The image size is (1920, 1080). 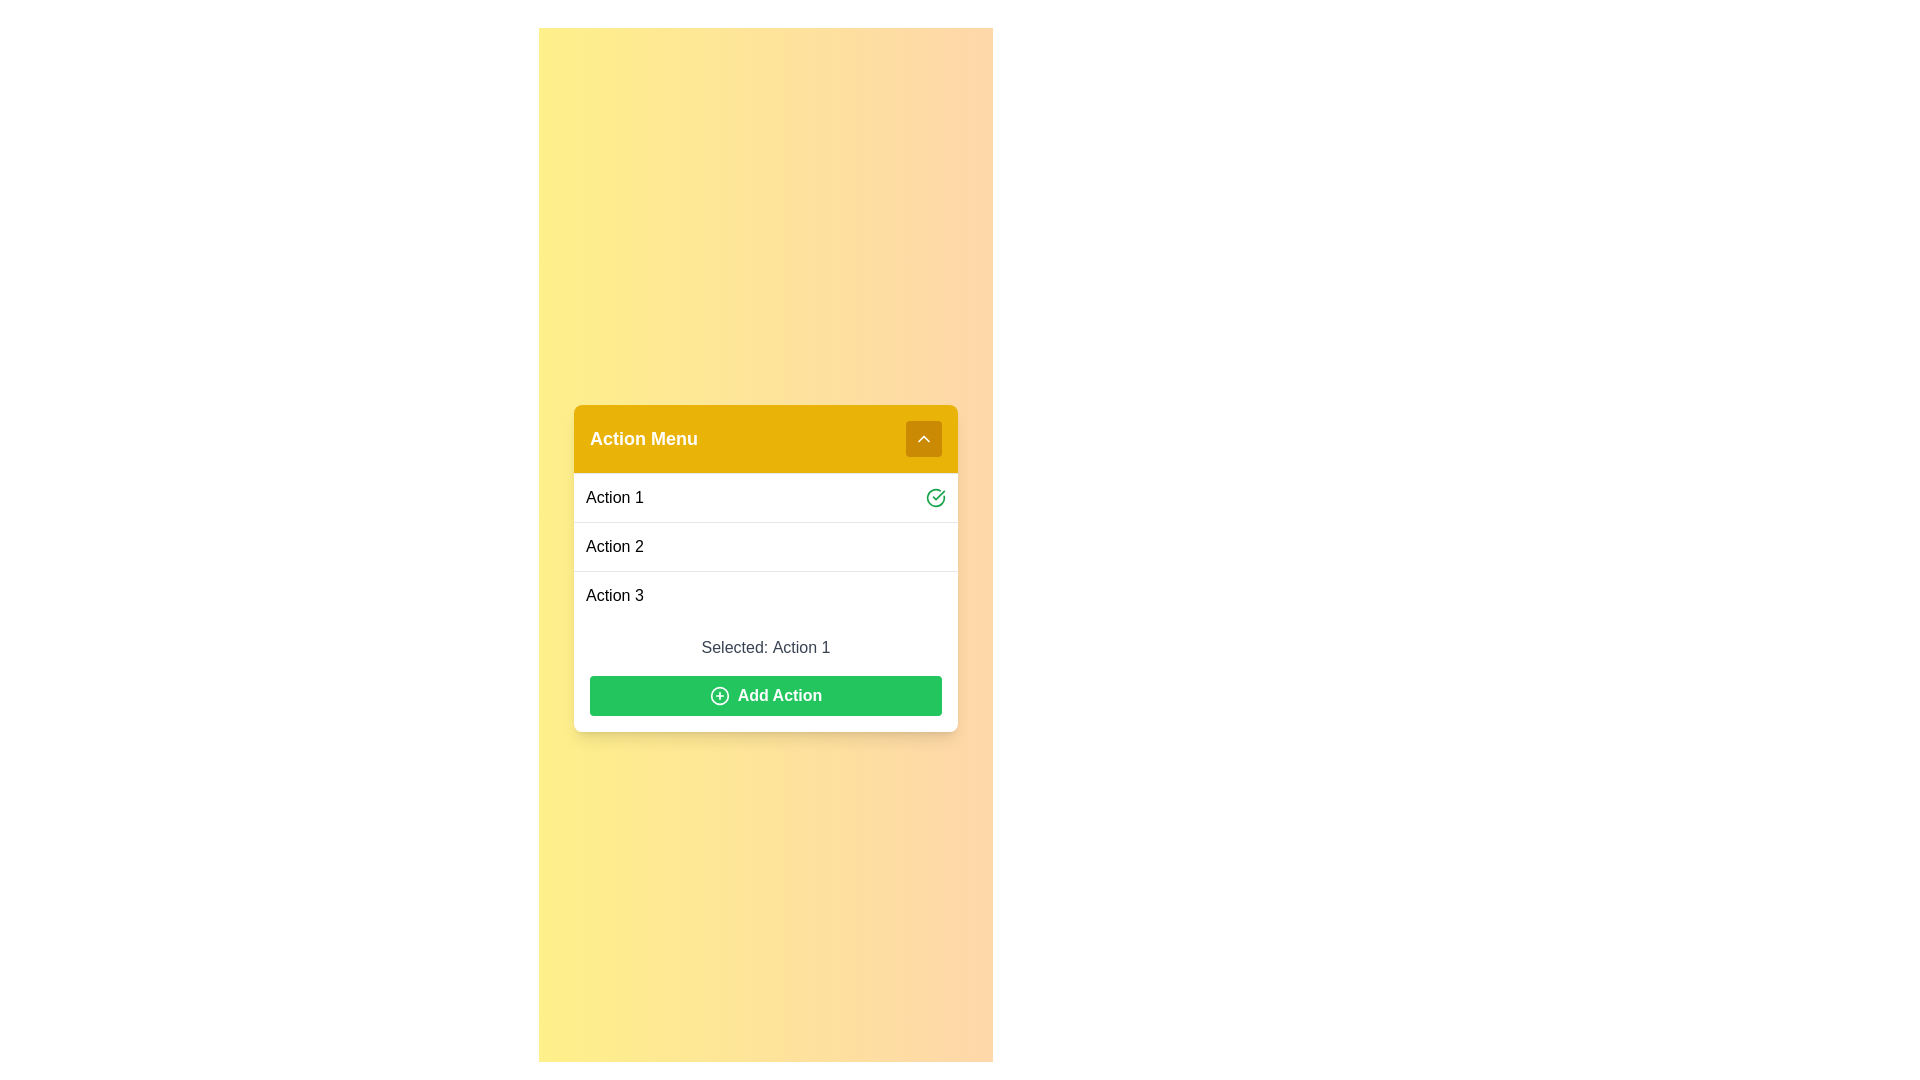 I want to click on the Text Label displaying 'Action 1', which is centrally located in the lower part of the interface and follows the phrase 'Selected:', so click(x=801, y=647).